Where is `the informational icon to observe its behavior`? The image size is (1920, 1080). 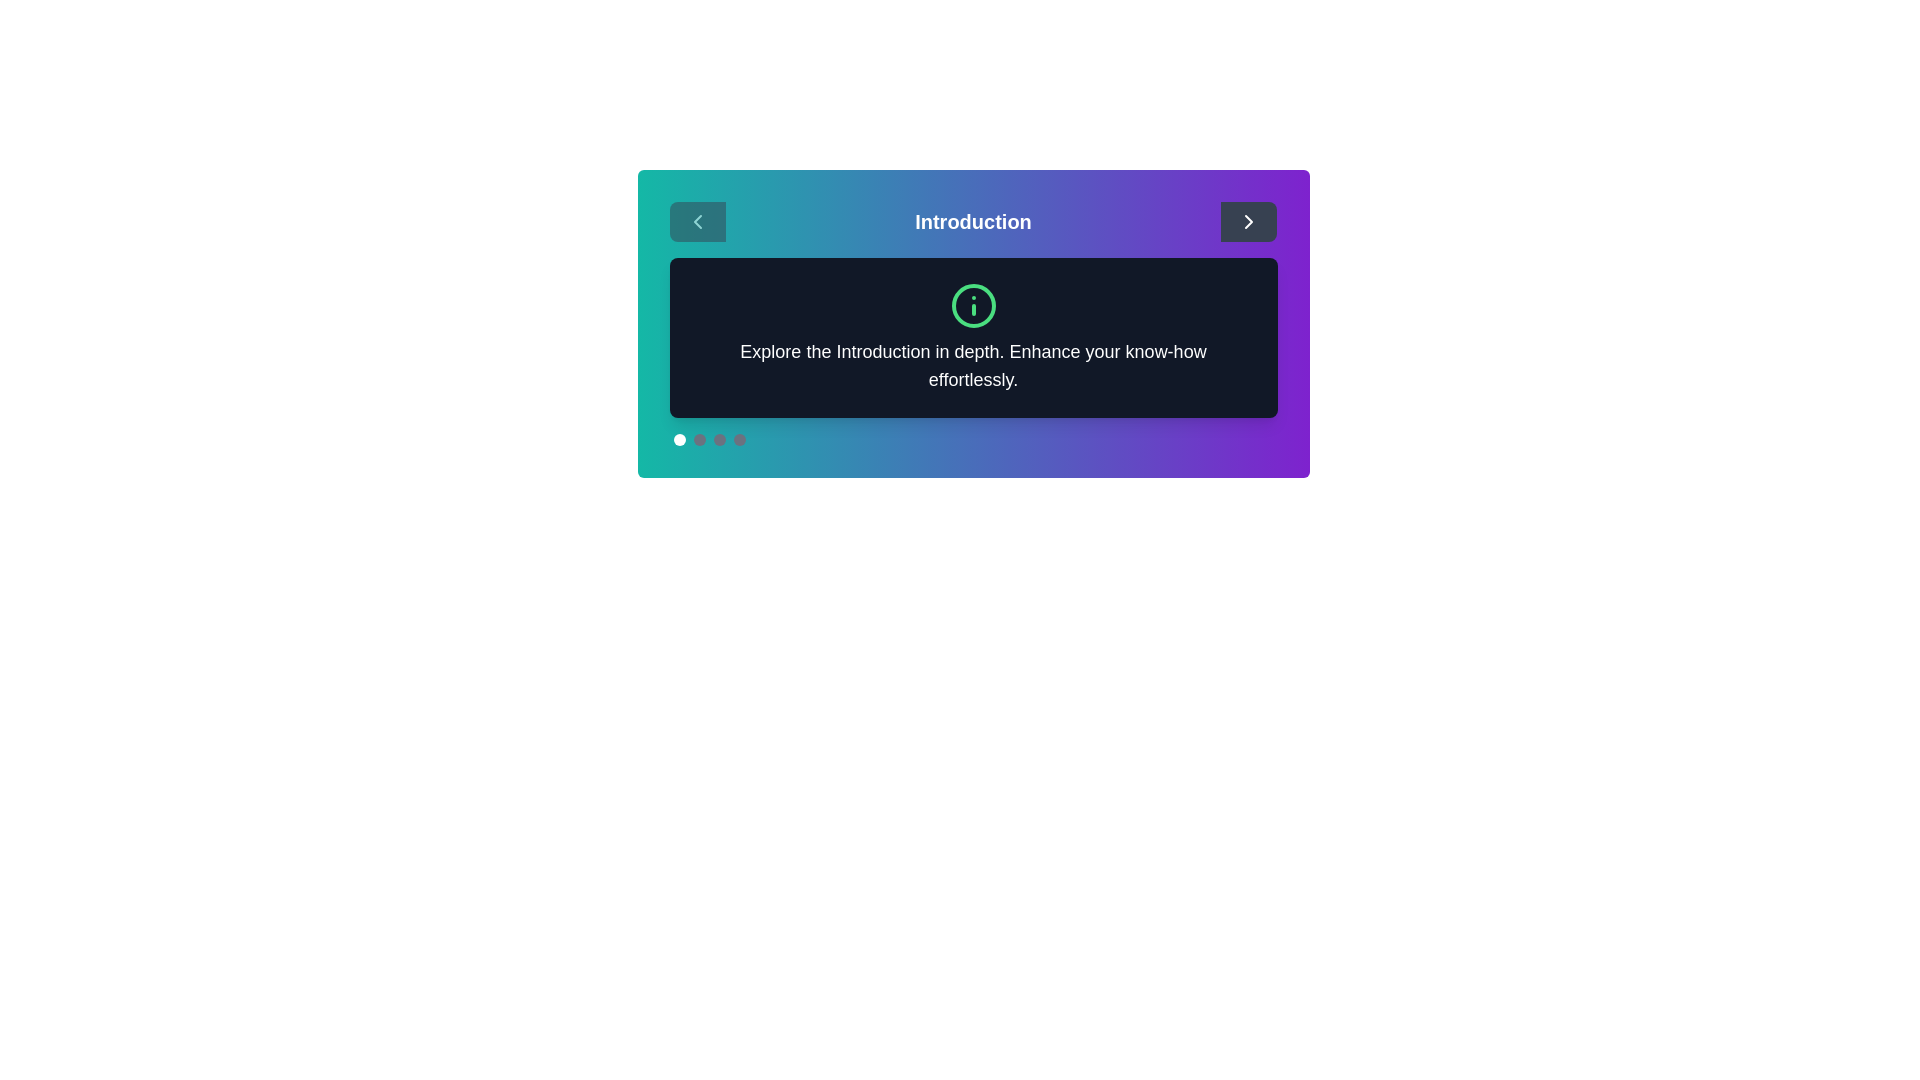 the informational icon to observe its behavior is located at coordinates (973, 305).